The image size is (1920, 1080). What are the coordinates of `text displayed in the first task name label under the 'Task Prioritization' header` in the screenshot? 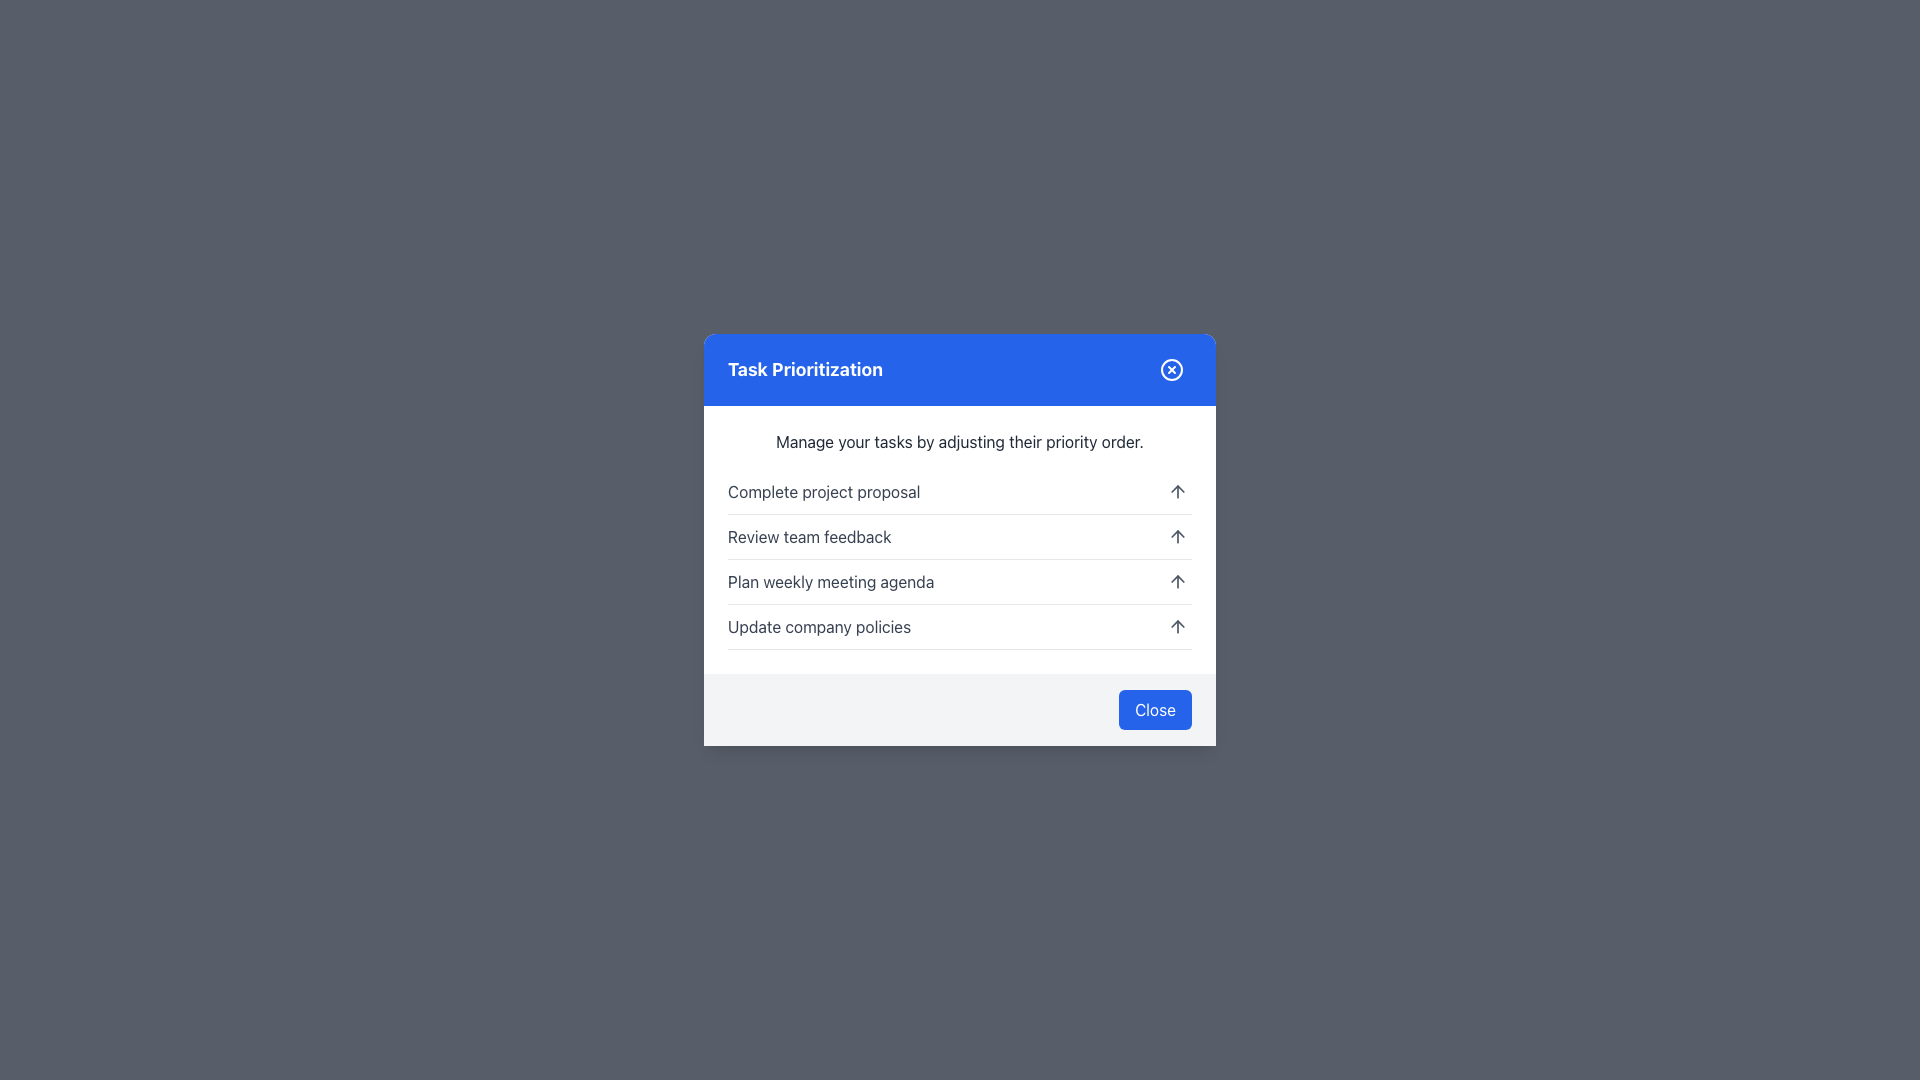 It's located at (824, 492).